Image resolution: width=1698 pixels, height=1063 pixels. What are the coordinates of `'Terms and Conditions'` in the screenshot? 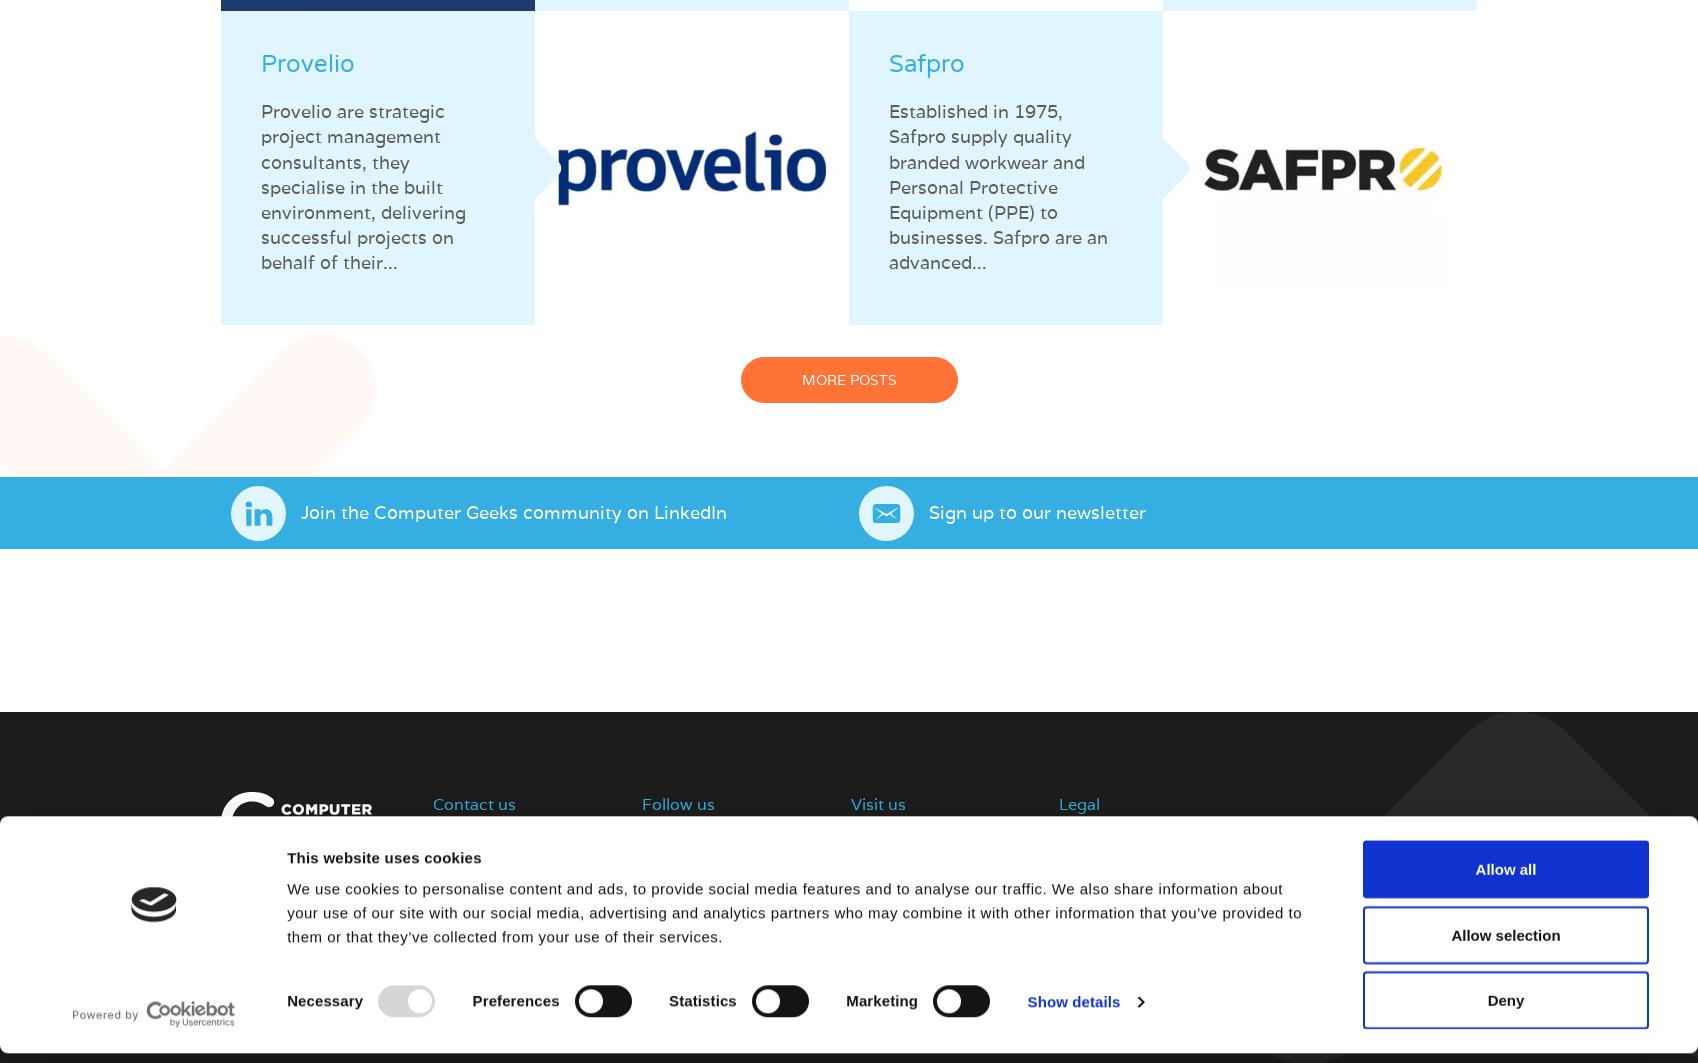 It's located at (1133, 836).